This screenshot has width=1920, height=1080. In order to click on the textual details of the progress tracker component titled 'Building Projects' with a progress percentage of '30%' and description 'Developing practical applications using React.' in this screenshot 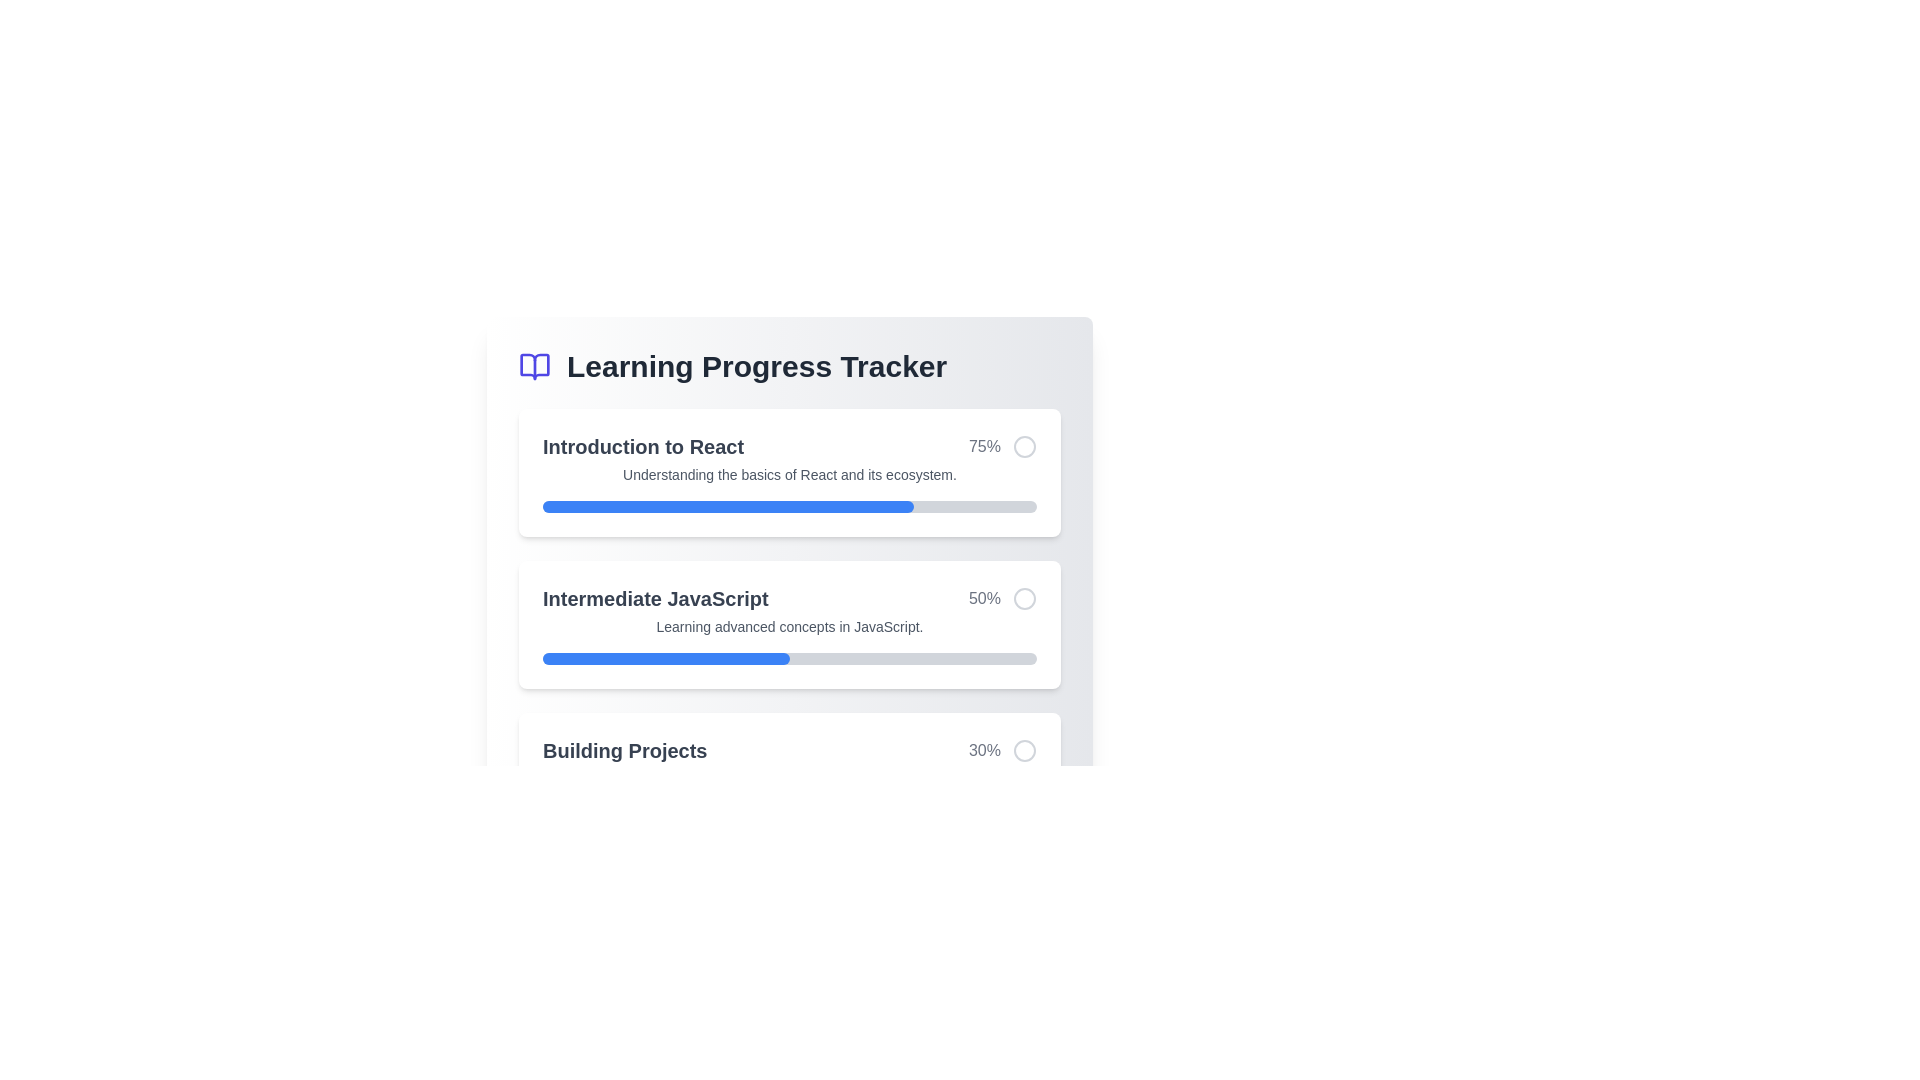, I will do `click(789, 775)`.